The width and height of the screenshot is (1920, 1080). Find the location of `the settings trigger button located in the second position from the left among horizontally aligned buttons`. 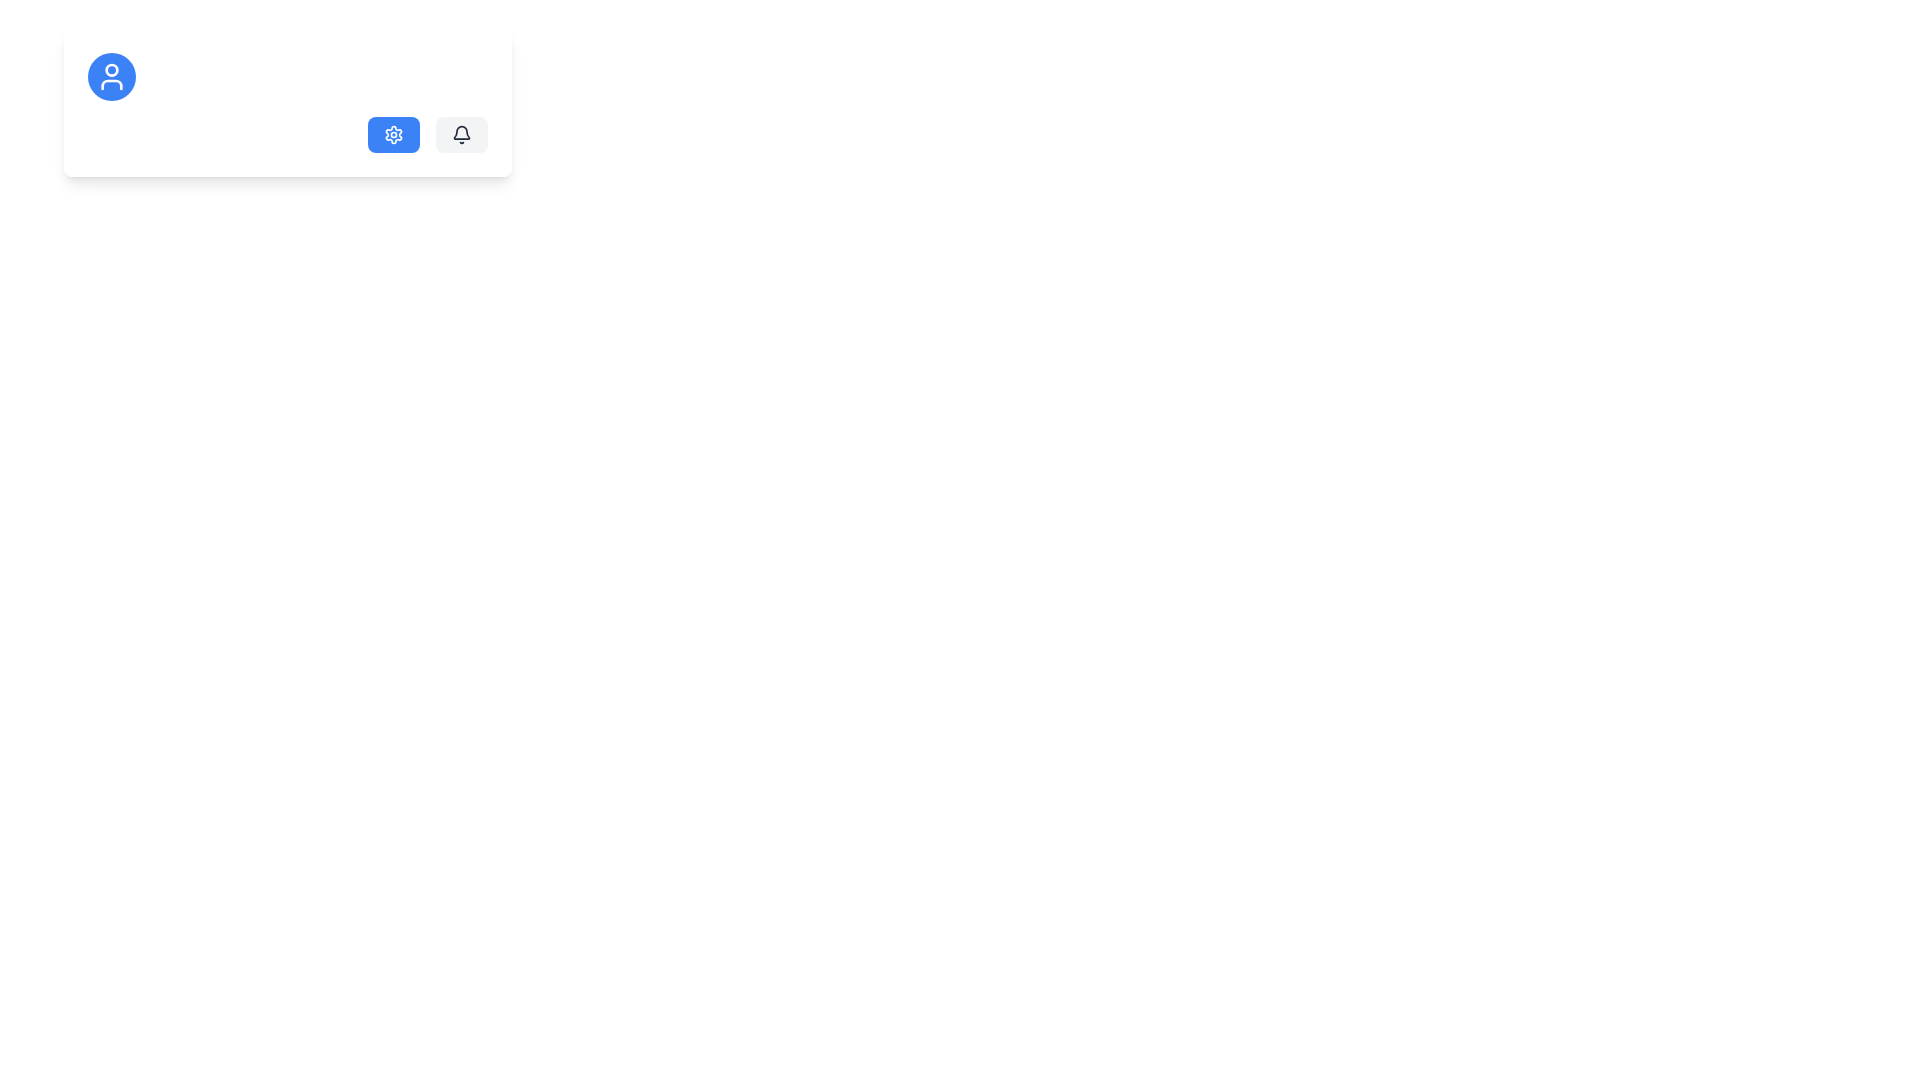

the settings trigger button located in the second position from the left among horizontally aligned buttons is located at coordinates (393, 135).